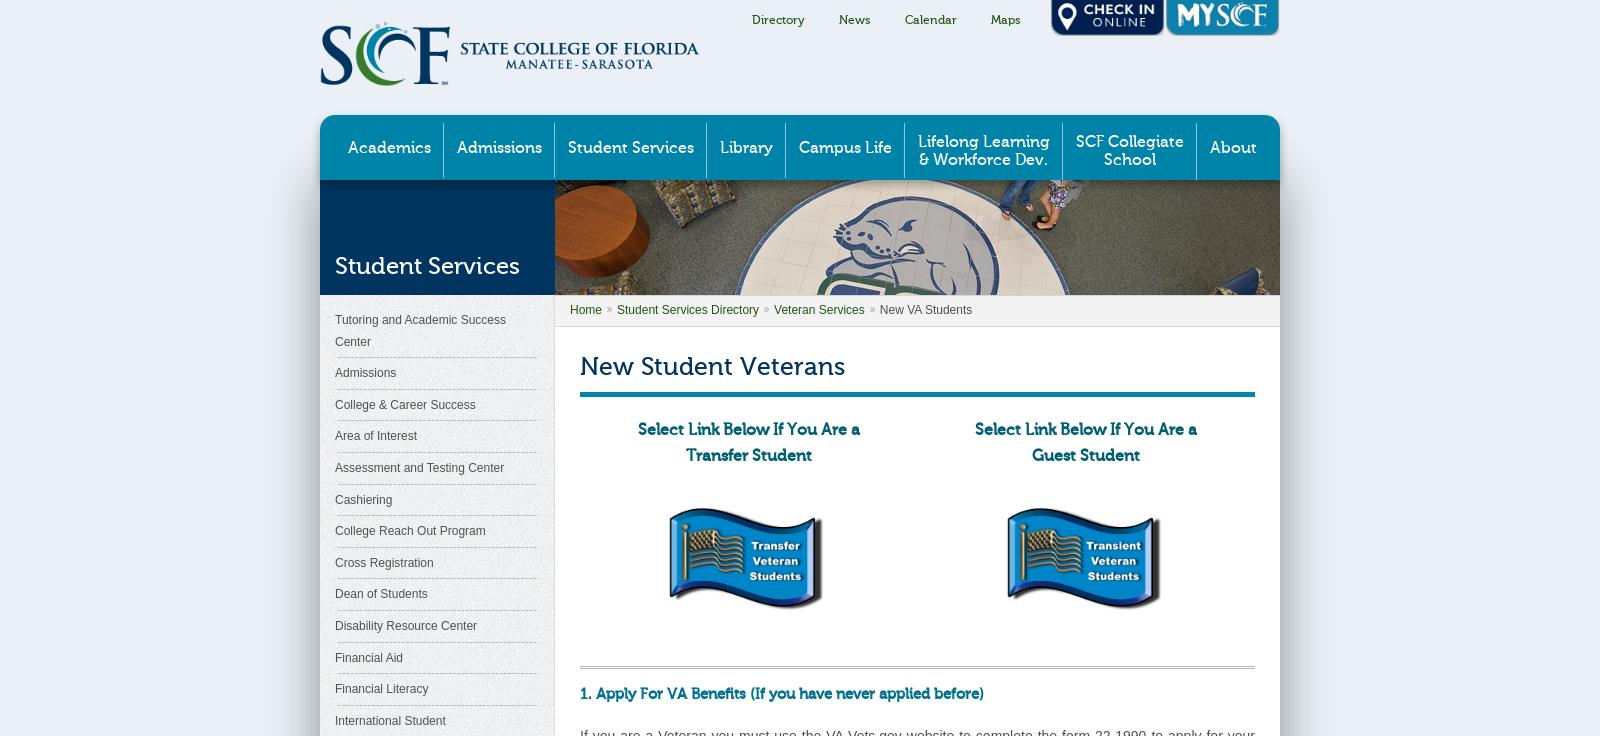 Image resolution: width=1600 pixels, height=736 pixels. I want to click on 'Cashiering', so click(363, 498).